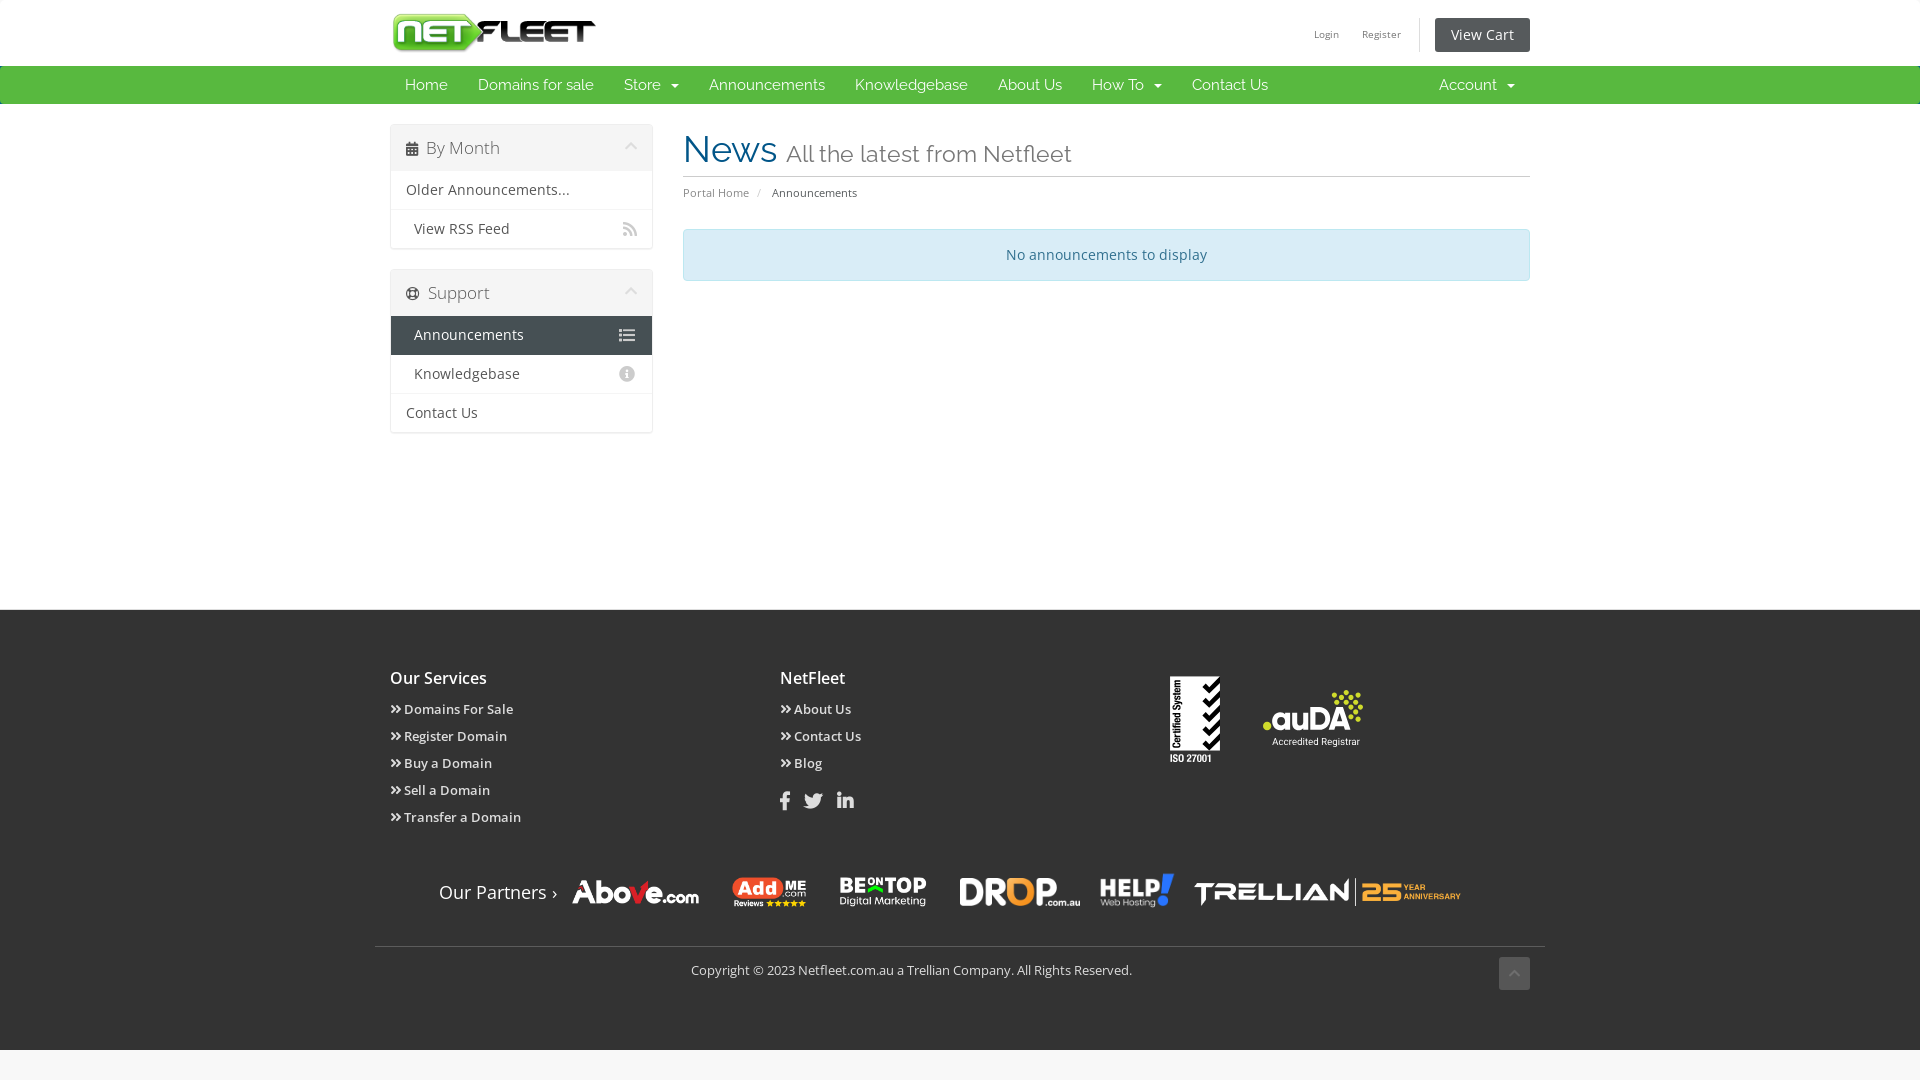 This screenshot has width=1920, height=1080. What do you see at coordinates (389, 708) in the screenshot?
I see `'Domains For Sale'` at bounding box center [389, 708].